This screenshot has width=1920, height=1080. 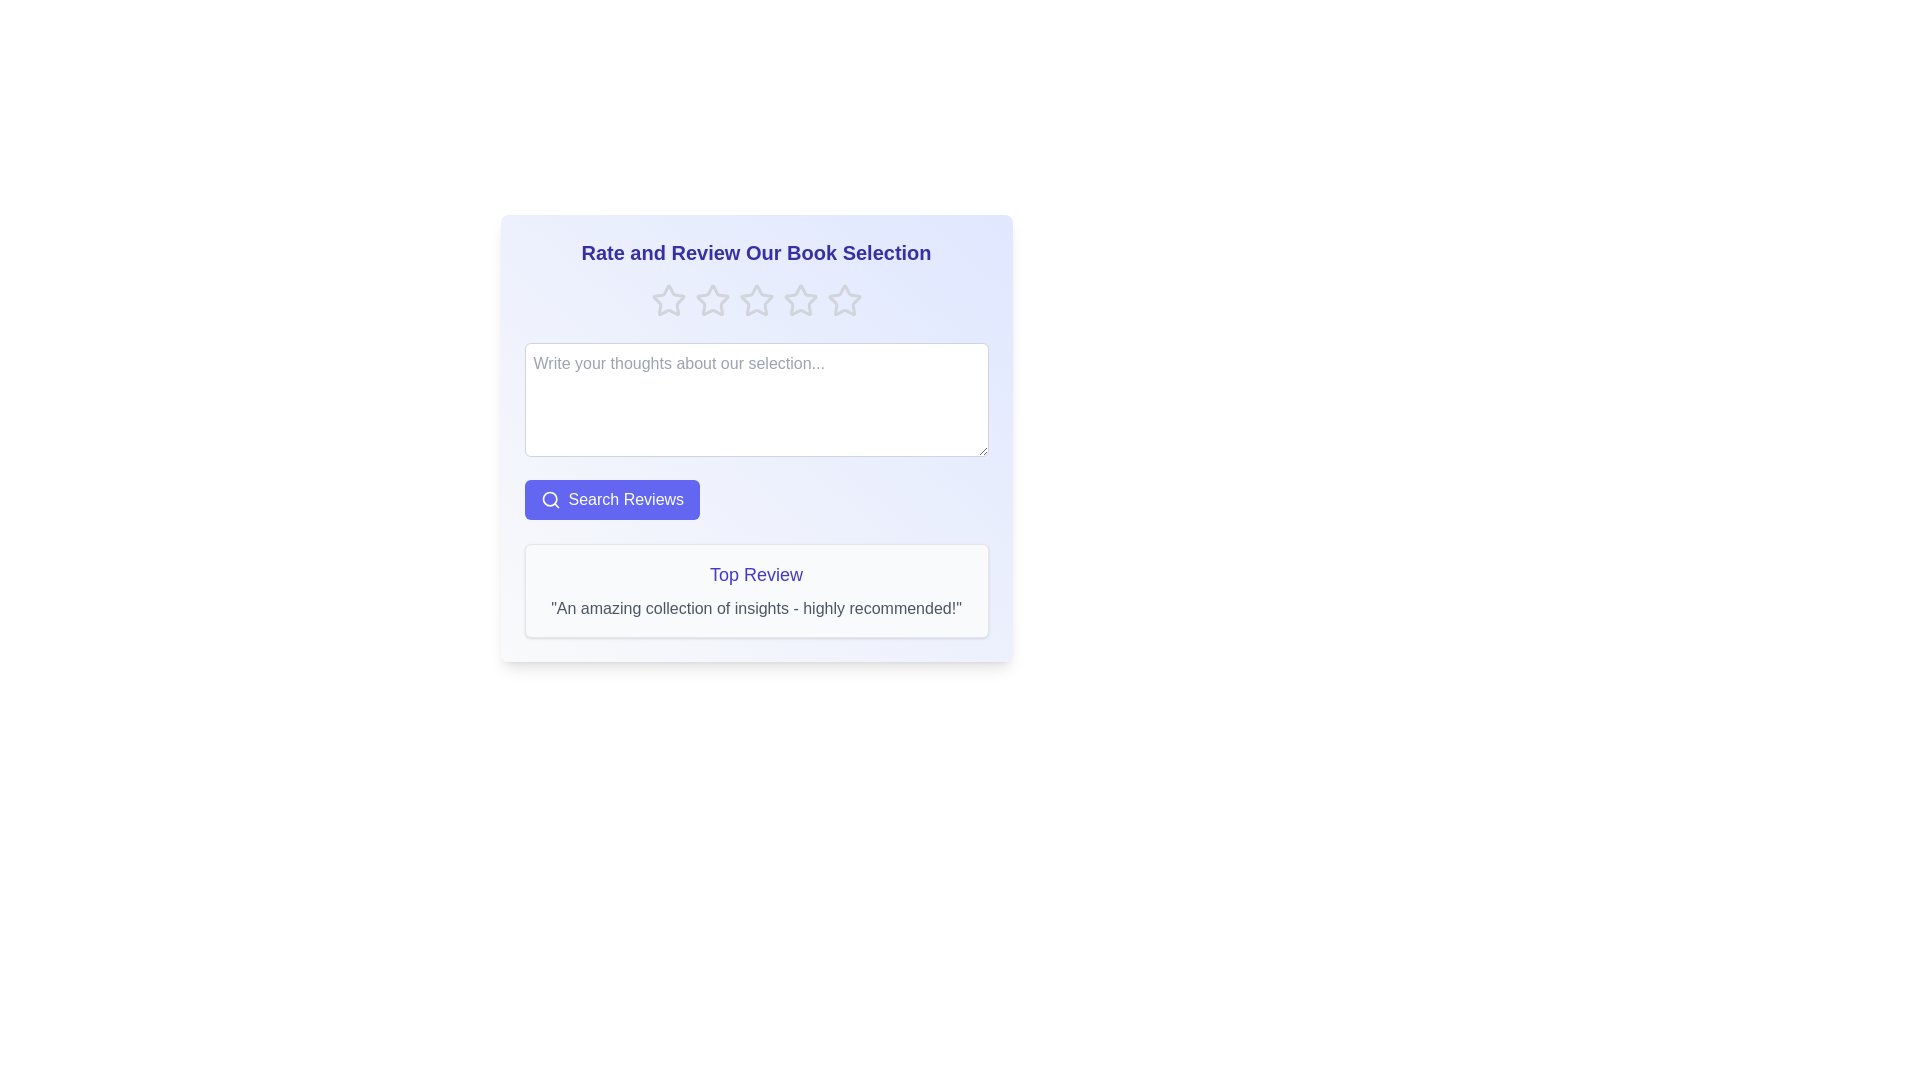 What do you see at coordinates (755, 400) in the screenshot?
I see `the text area and type the review text` at bounding box center [755, 400].